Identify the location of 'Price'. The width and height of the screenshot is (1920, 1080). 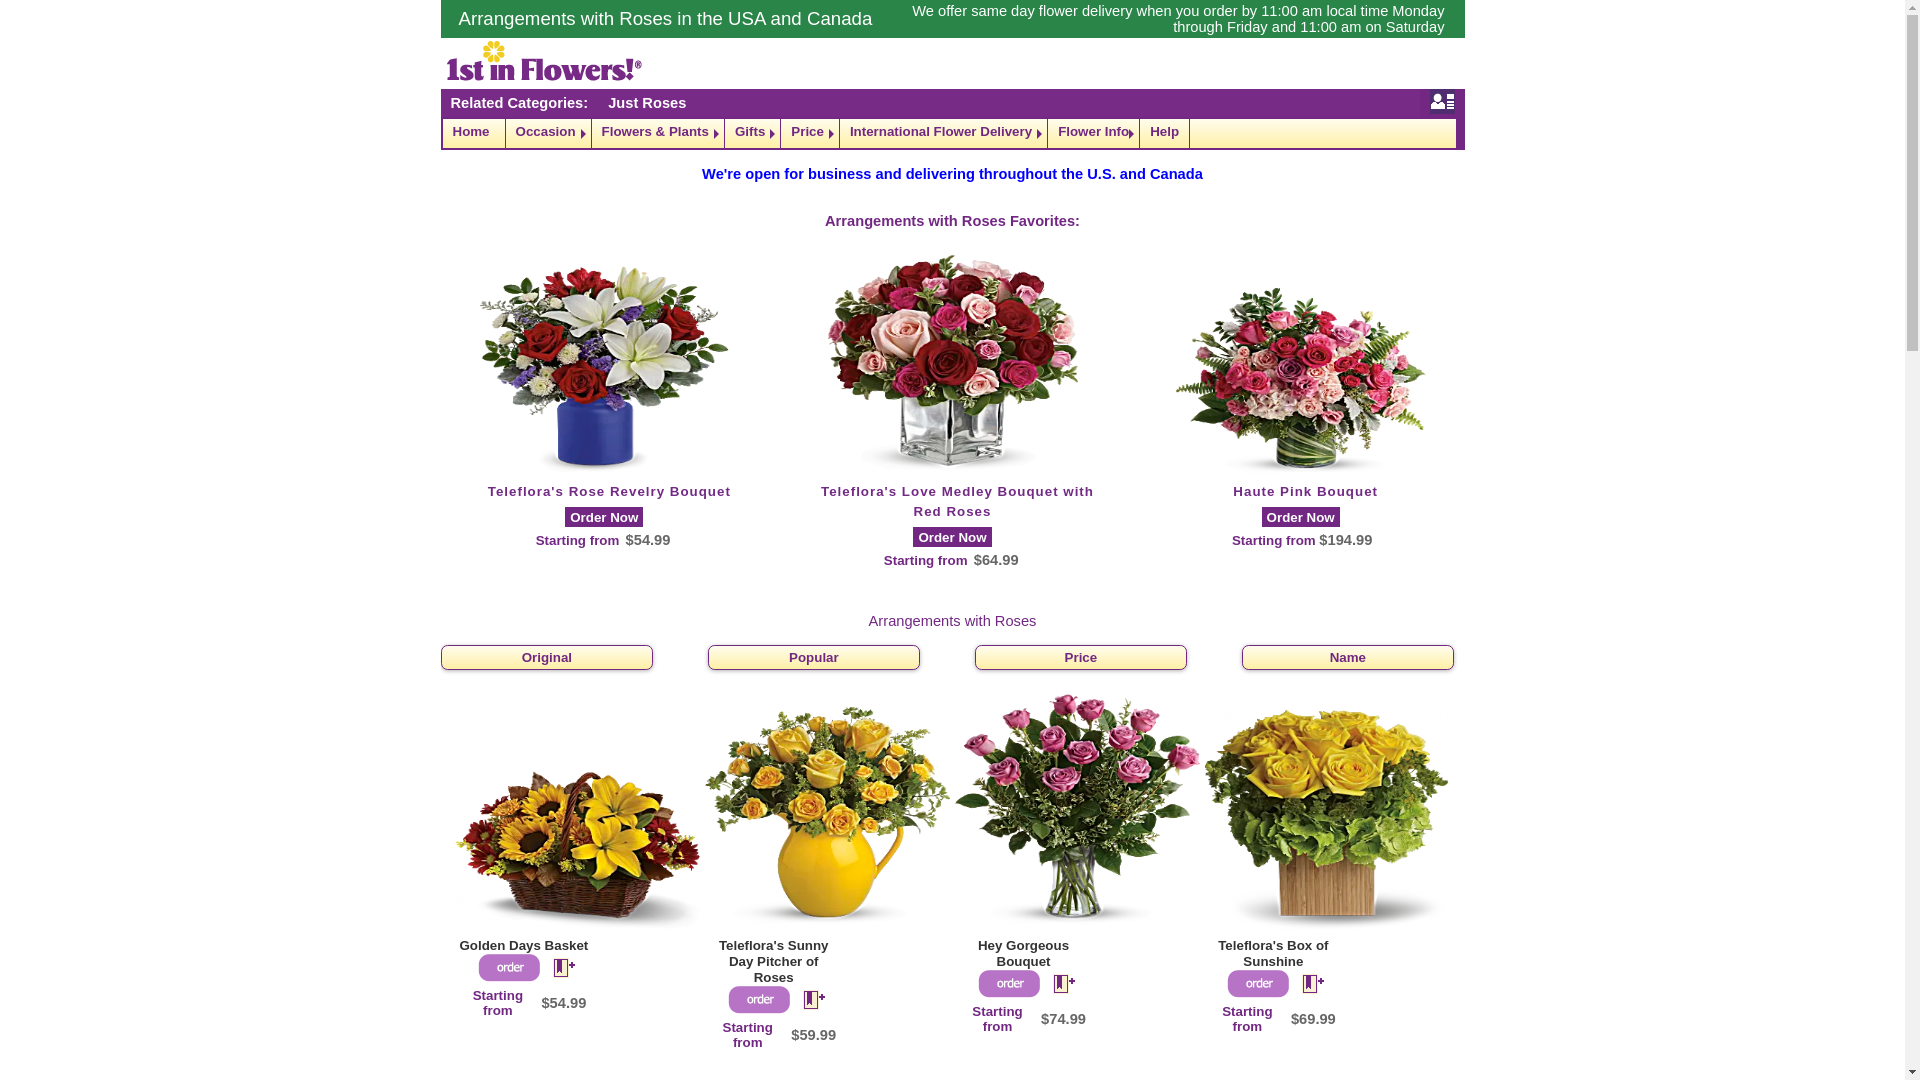
(780, 133).